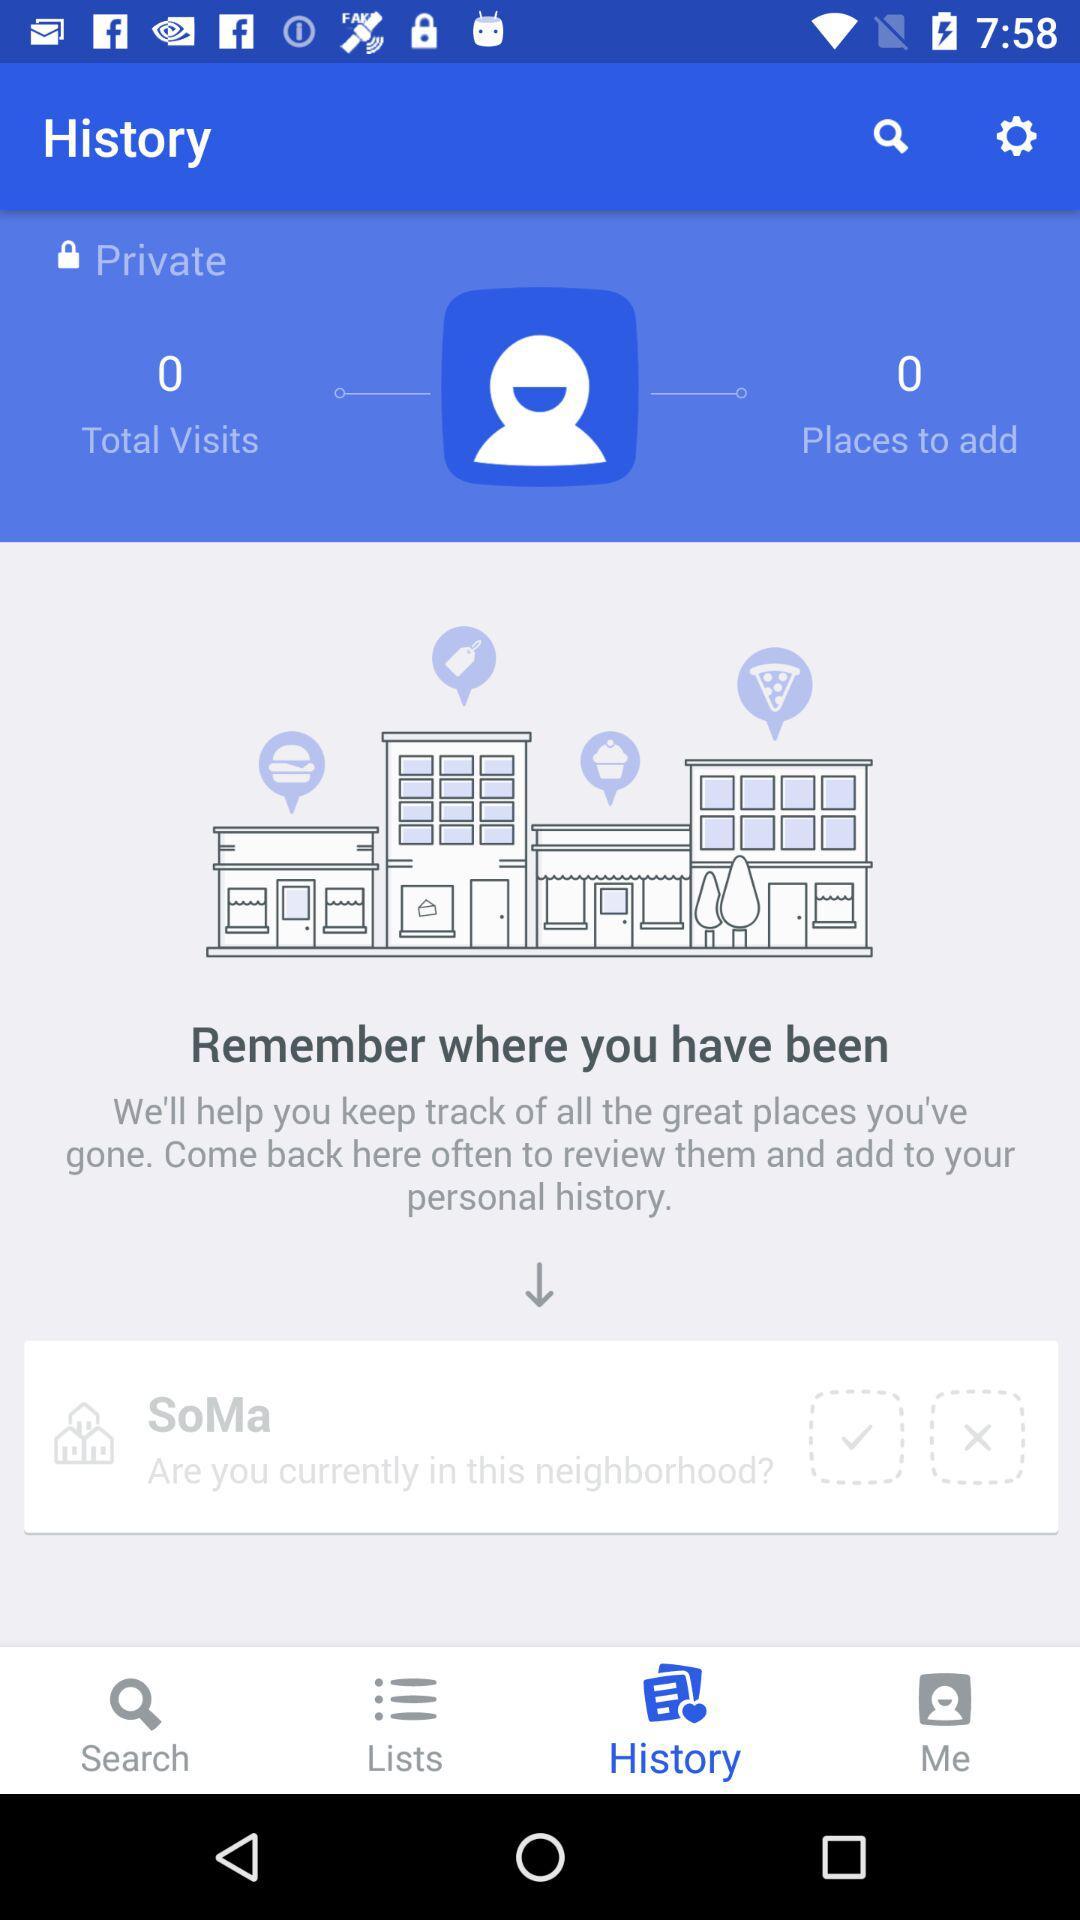 The height and width of the screenshot is (1920, 1080). Describe the element at coordinates (855, 1436) in the screenshot. I see `yes` at that location.